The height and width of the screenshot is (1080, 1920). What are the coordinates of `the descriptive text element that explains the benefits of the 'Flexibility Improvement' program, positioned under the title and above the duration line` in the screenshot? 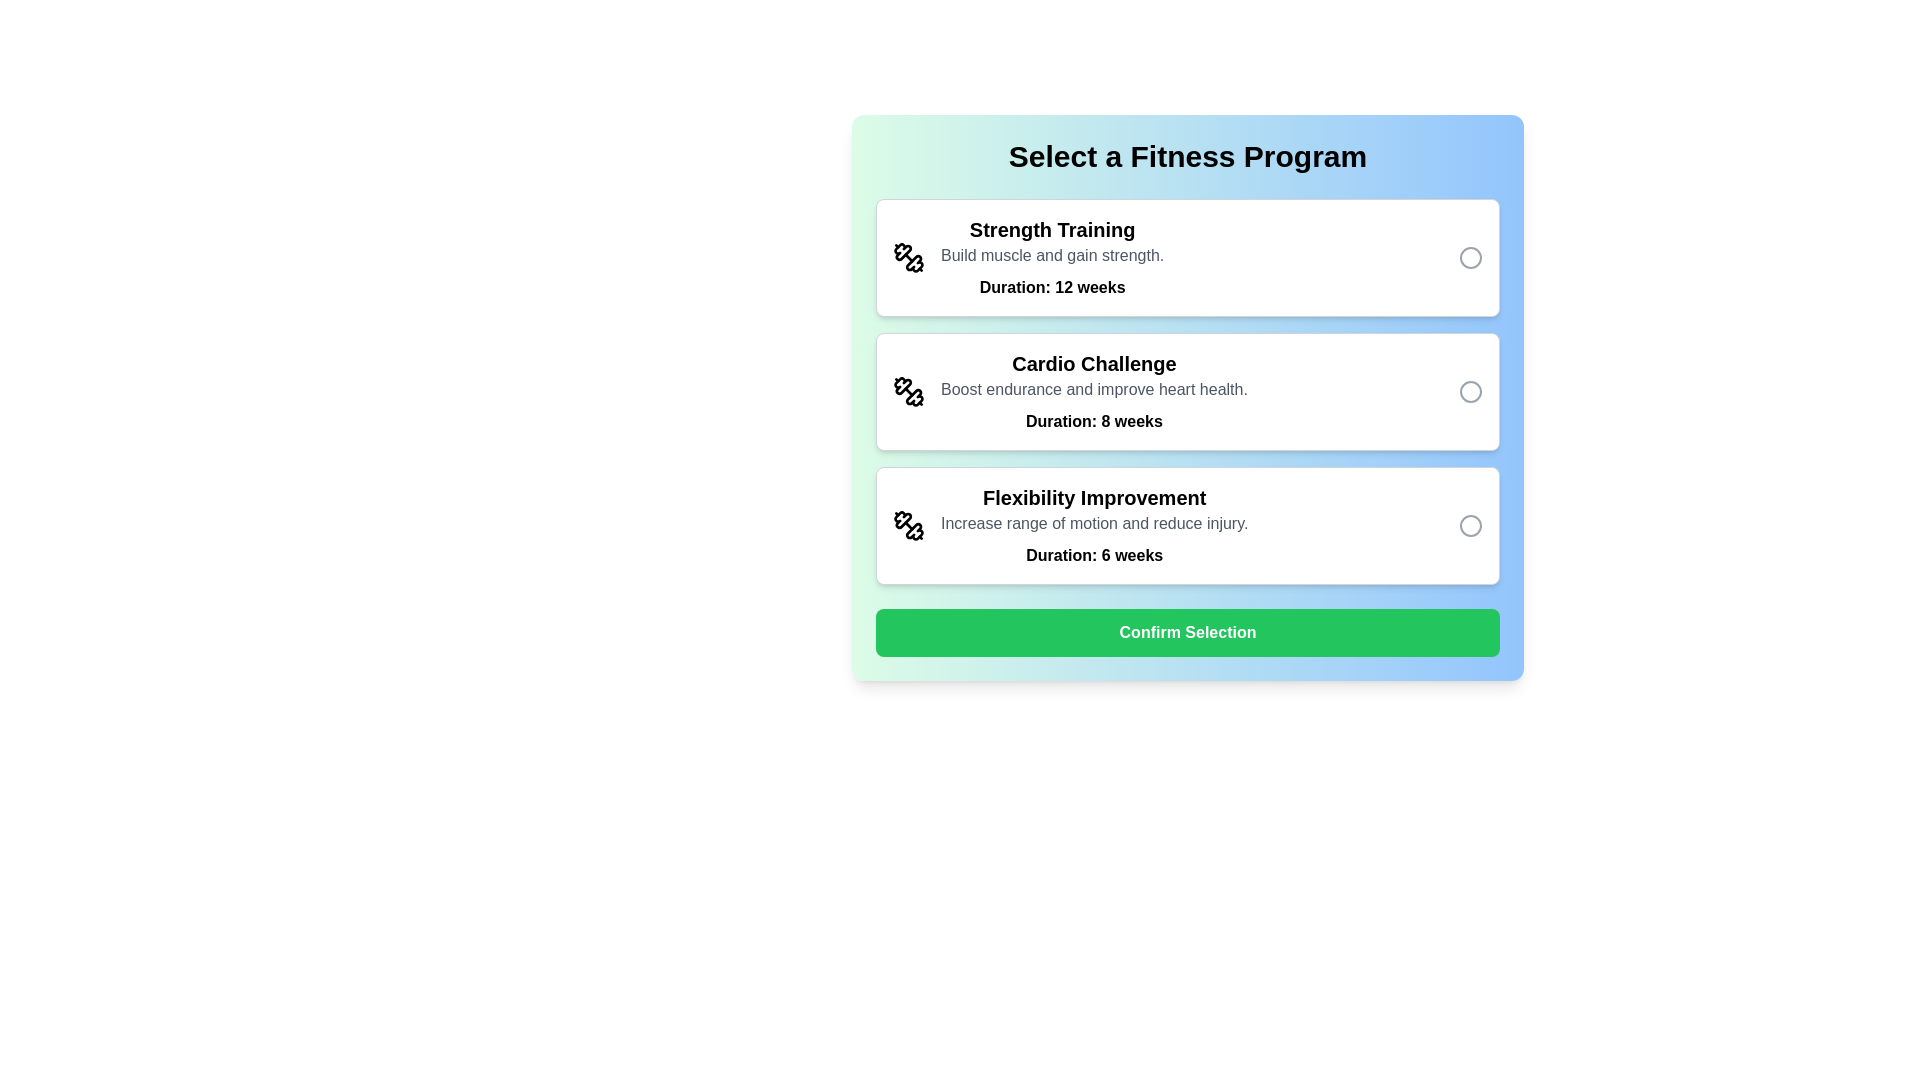 It's located at (1093, 523).